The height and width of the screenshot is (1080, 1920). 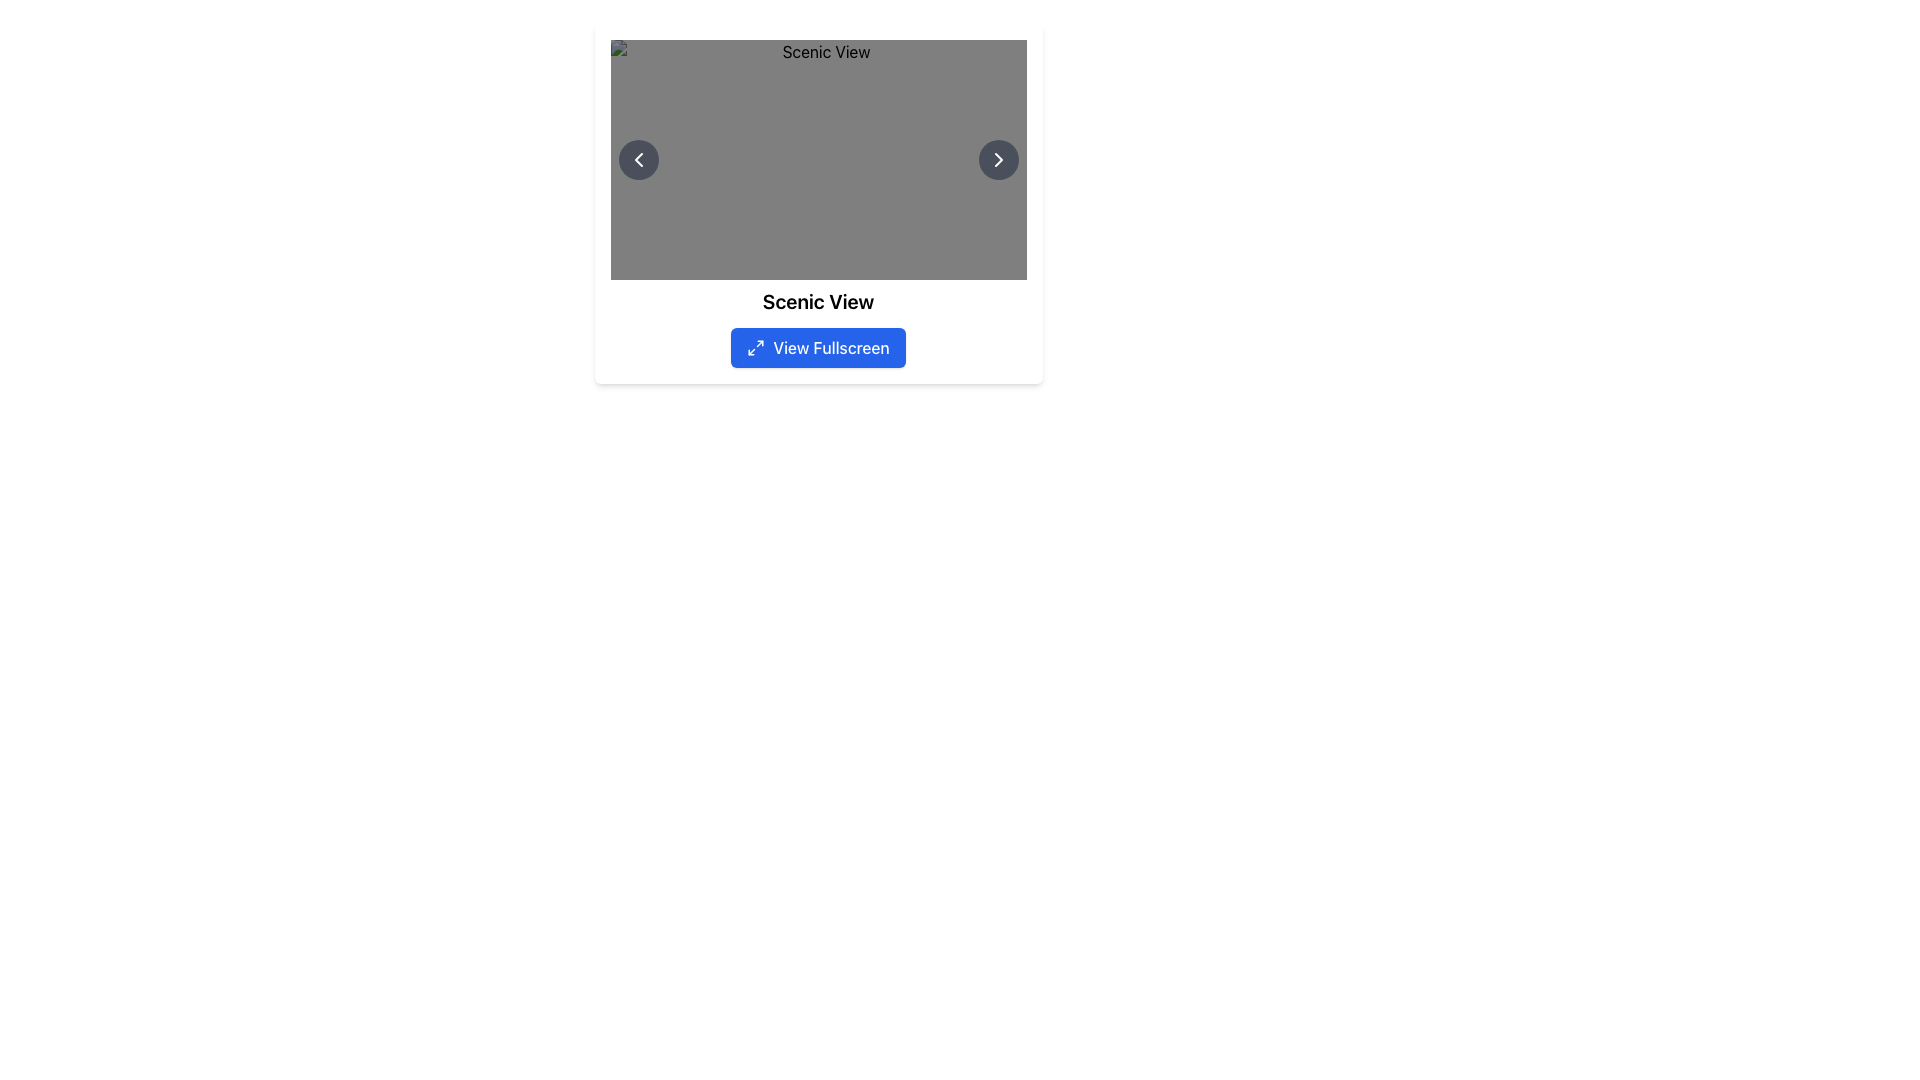 What do you see at coordinates (637, 158) in the screenshot?
I see `the Chevron icon embedded in the SVG` at bounding box center [637, 158].